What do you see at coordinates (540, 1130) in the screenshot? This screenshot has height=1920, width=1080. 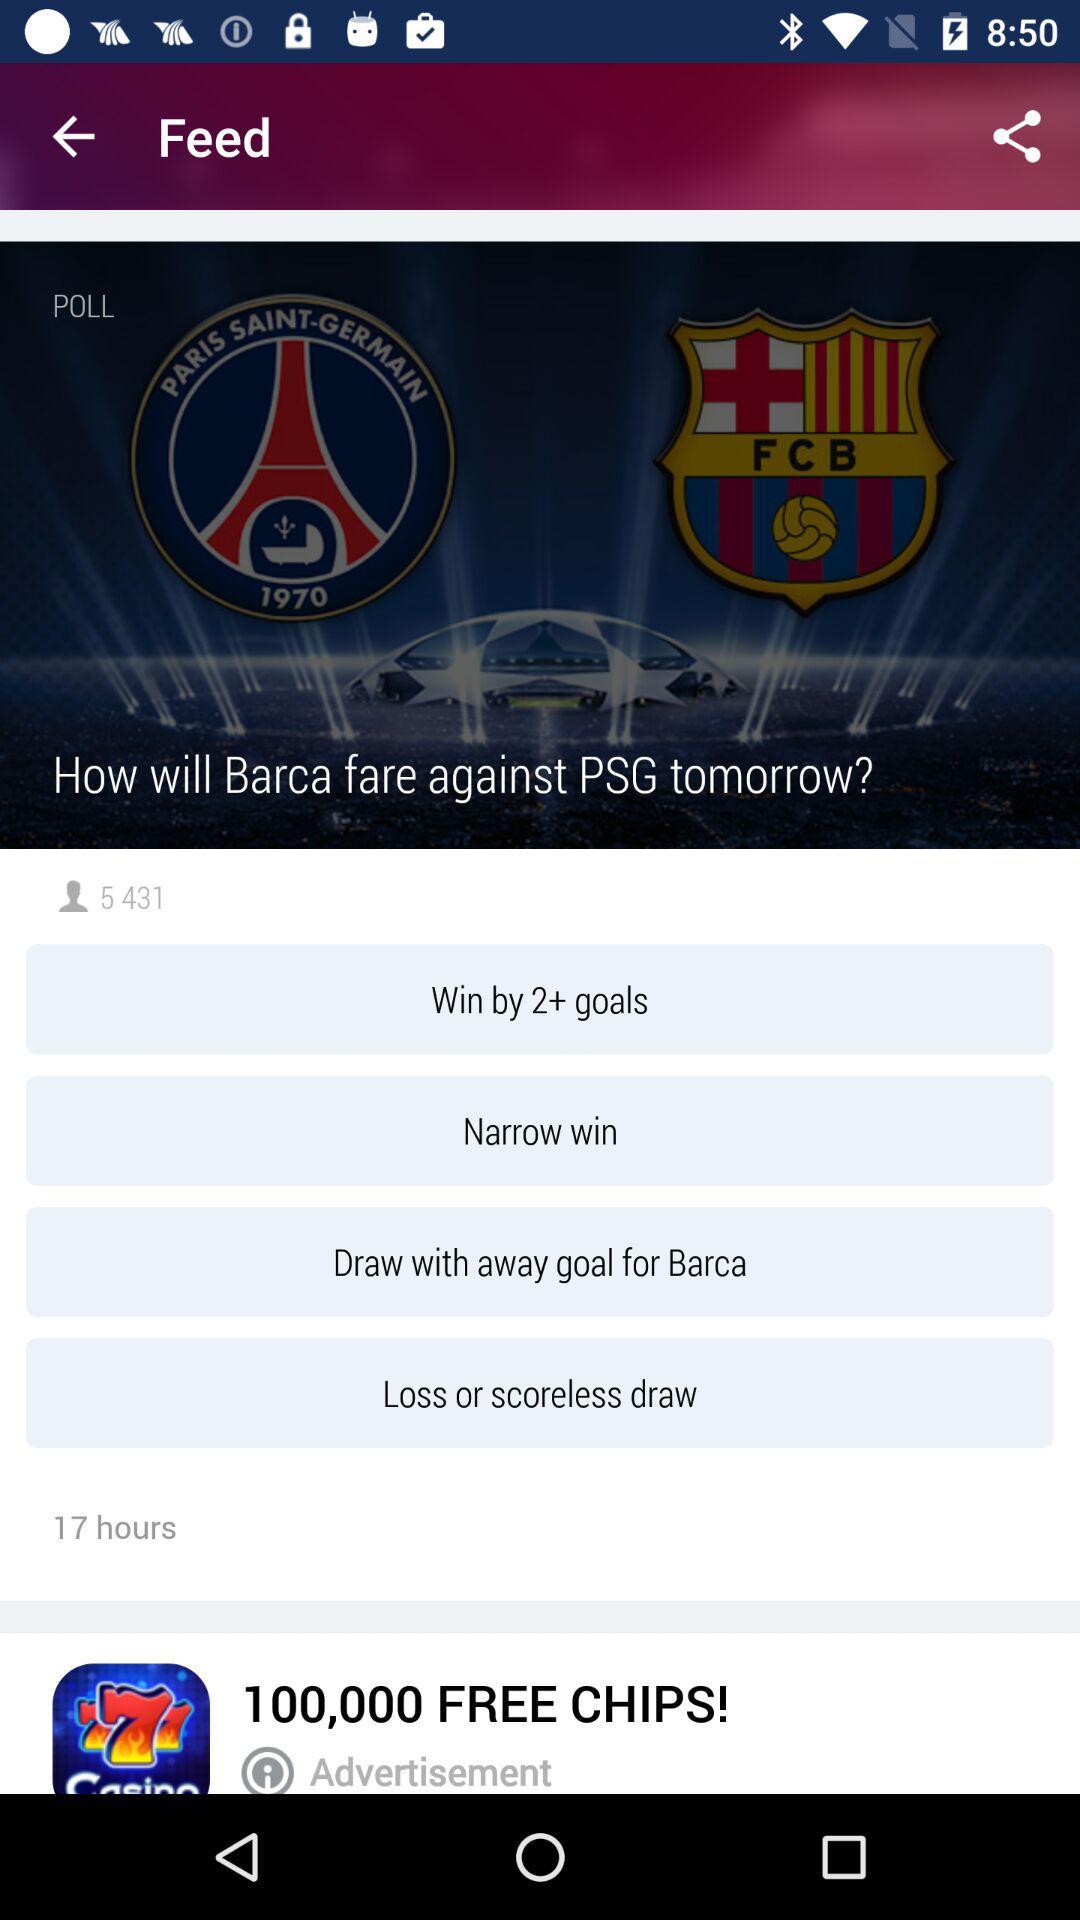 I see `the narrow win icon` at bounding box center [540, 1130].